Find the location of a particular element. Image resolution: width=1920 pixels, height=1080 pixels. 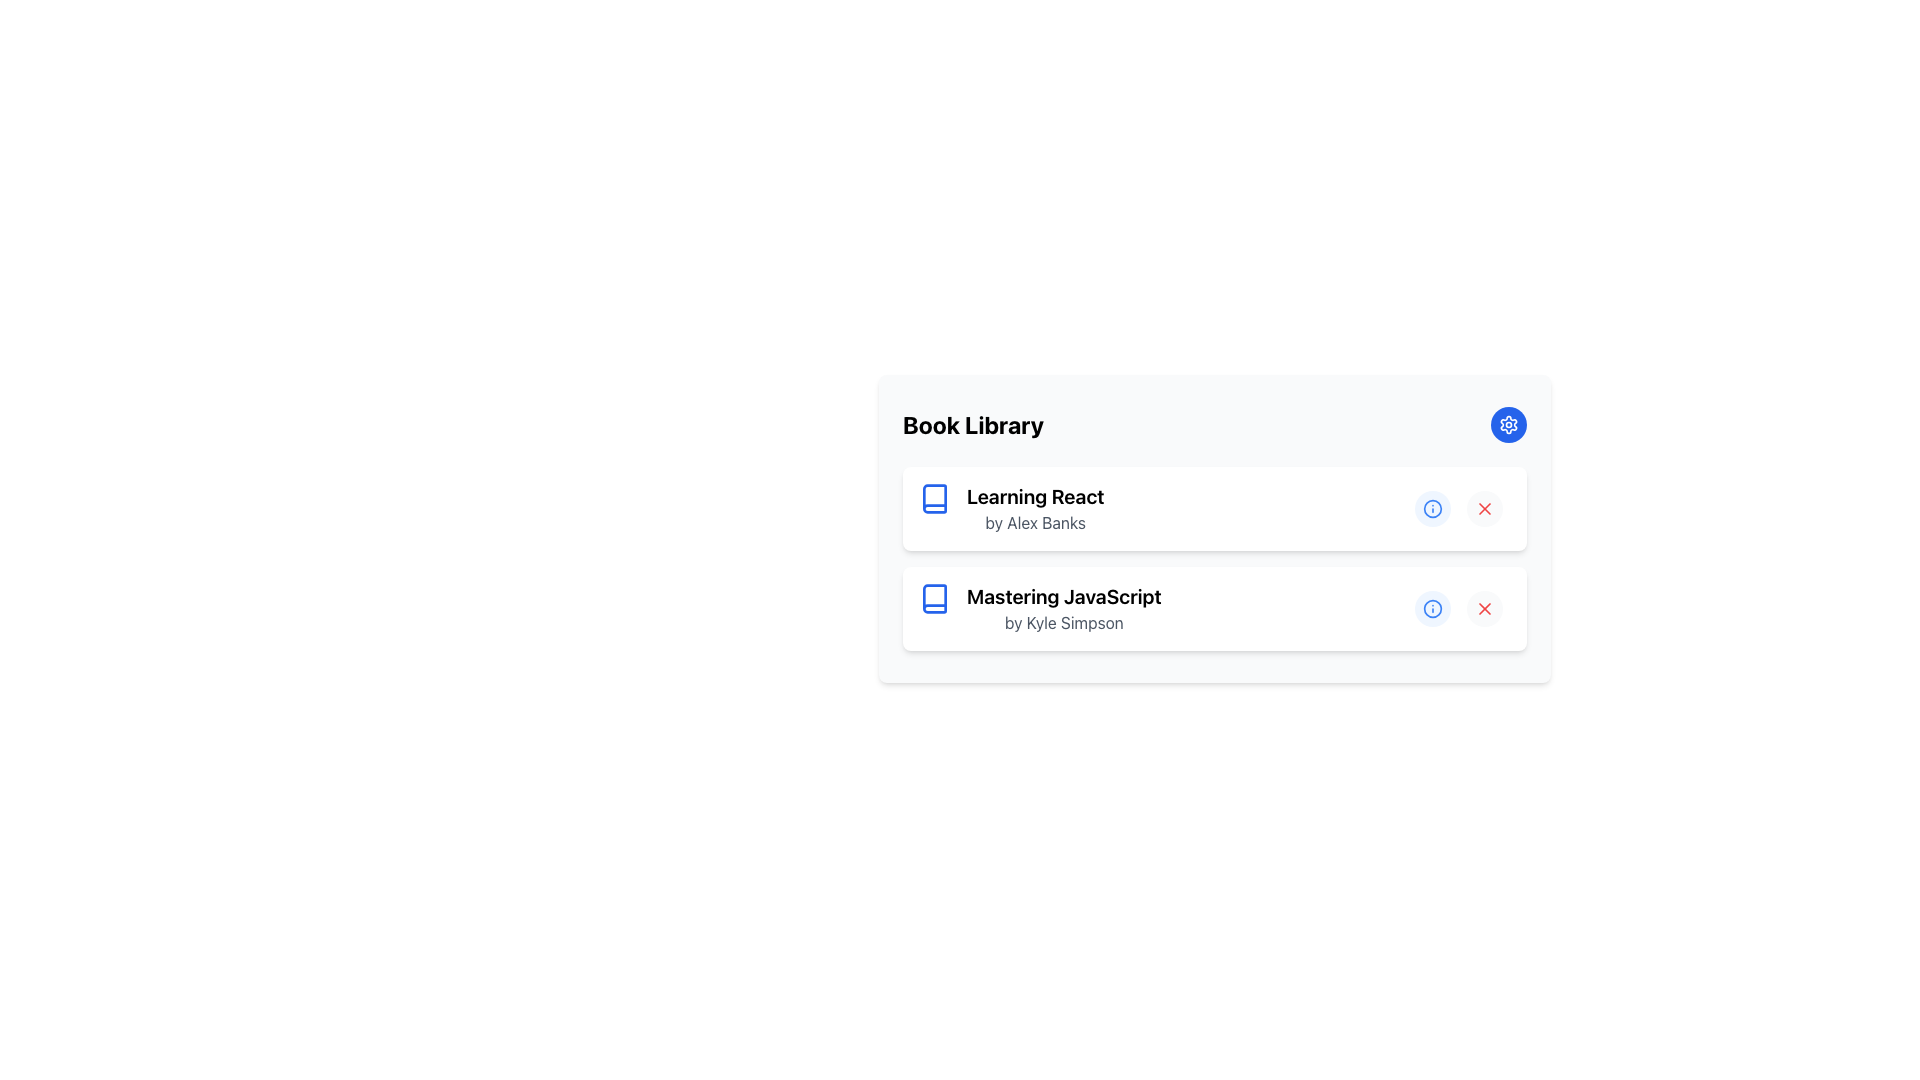

the text label displaying the author's name for the book 'Mastering JavaScript', which is located below the book title in the second book listing is located at coordinates (1063, 622).